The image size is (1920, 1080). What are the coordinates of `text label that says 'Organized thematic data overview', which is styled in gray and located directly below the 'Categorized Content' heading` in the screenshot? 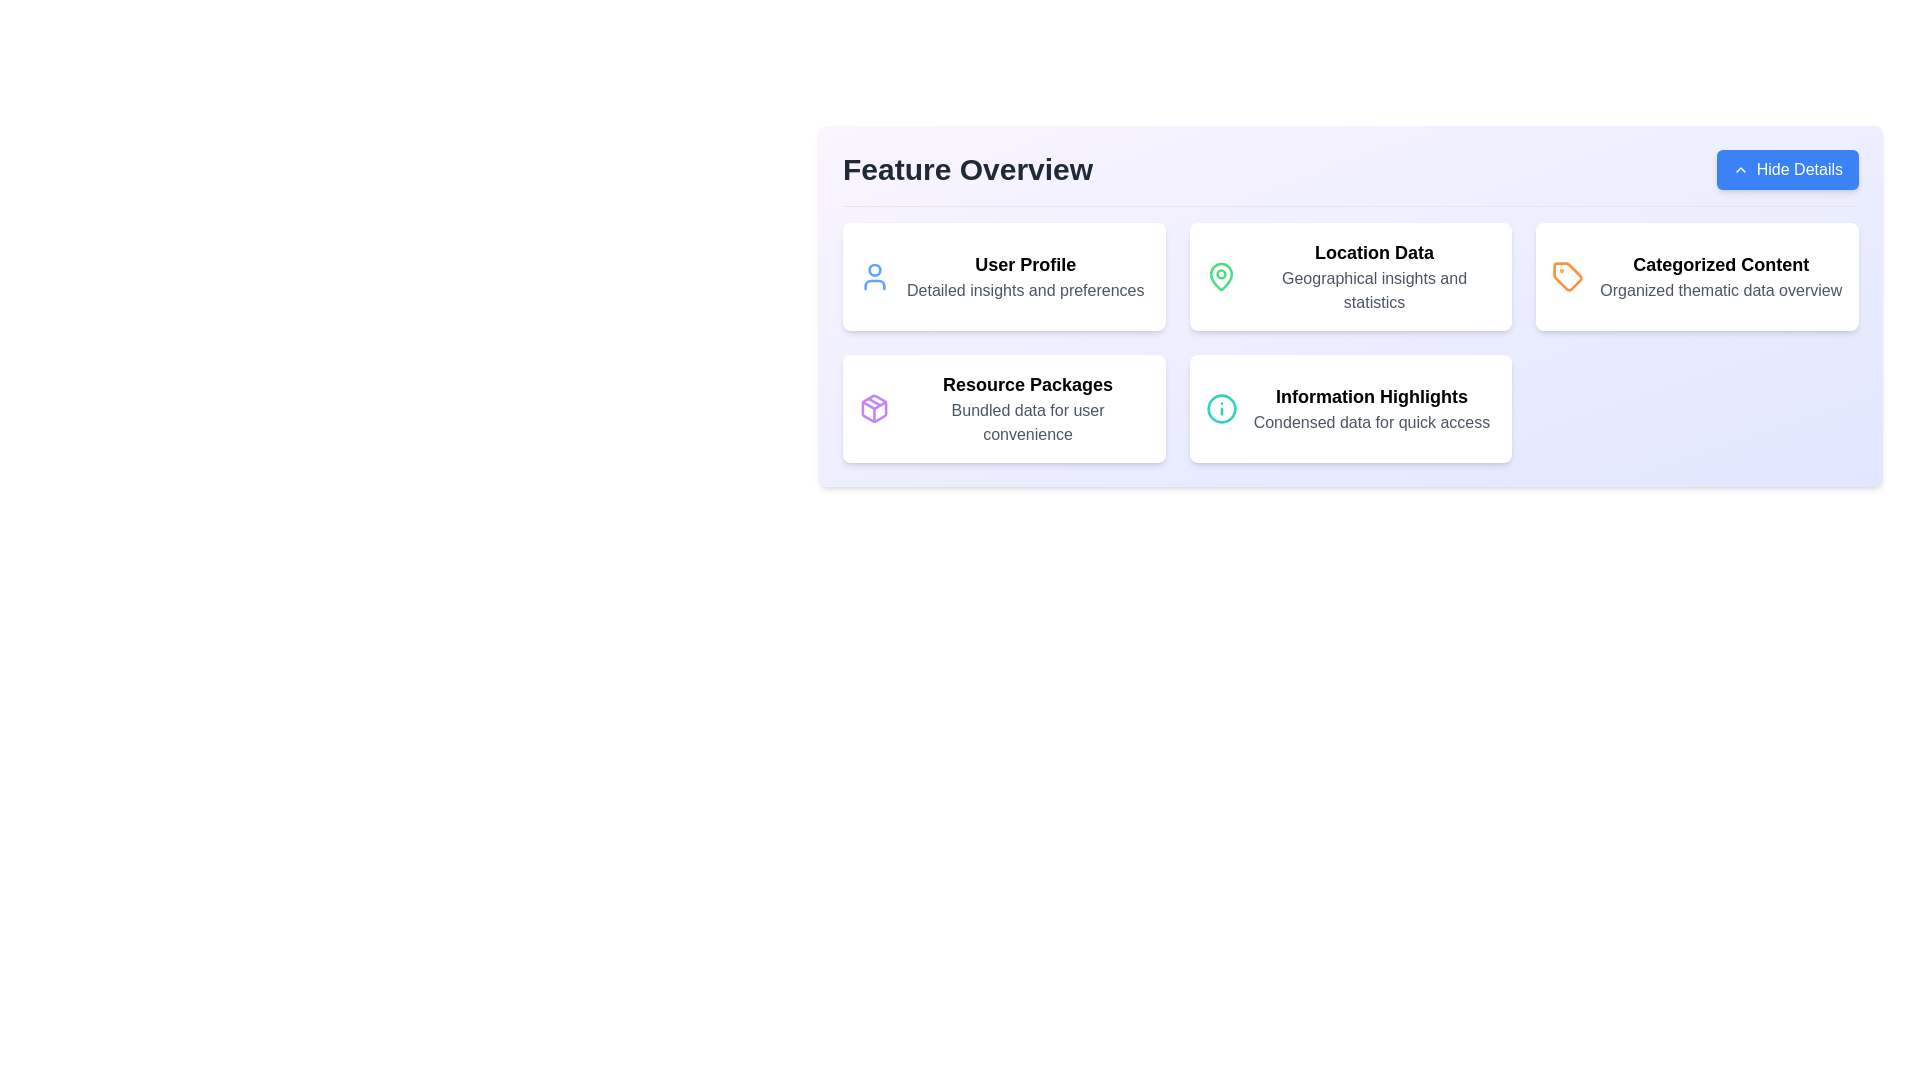 It's located at (1720, 290).